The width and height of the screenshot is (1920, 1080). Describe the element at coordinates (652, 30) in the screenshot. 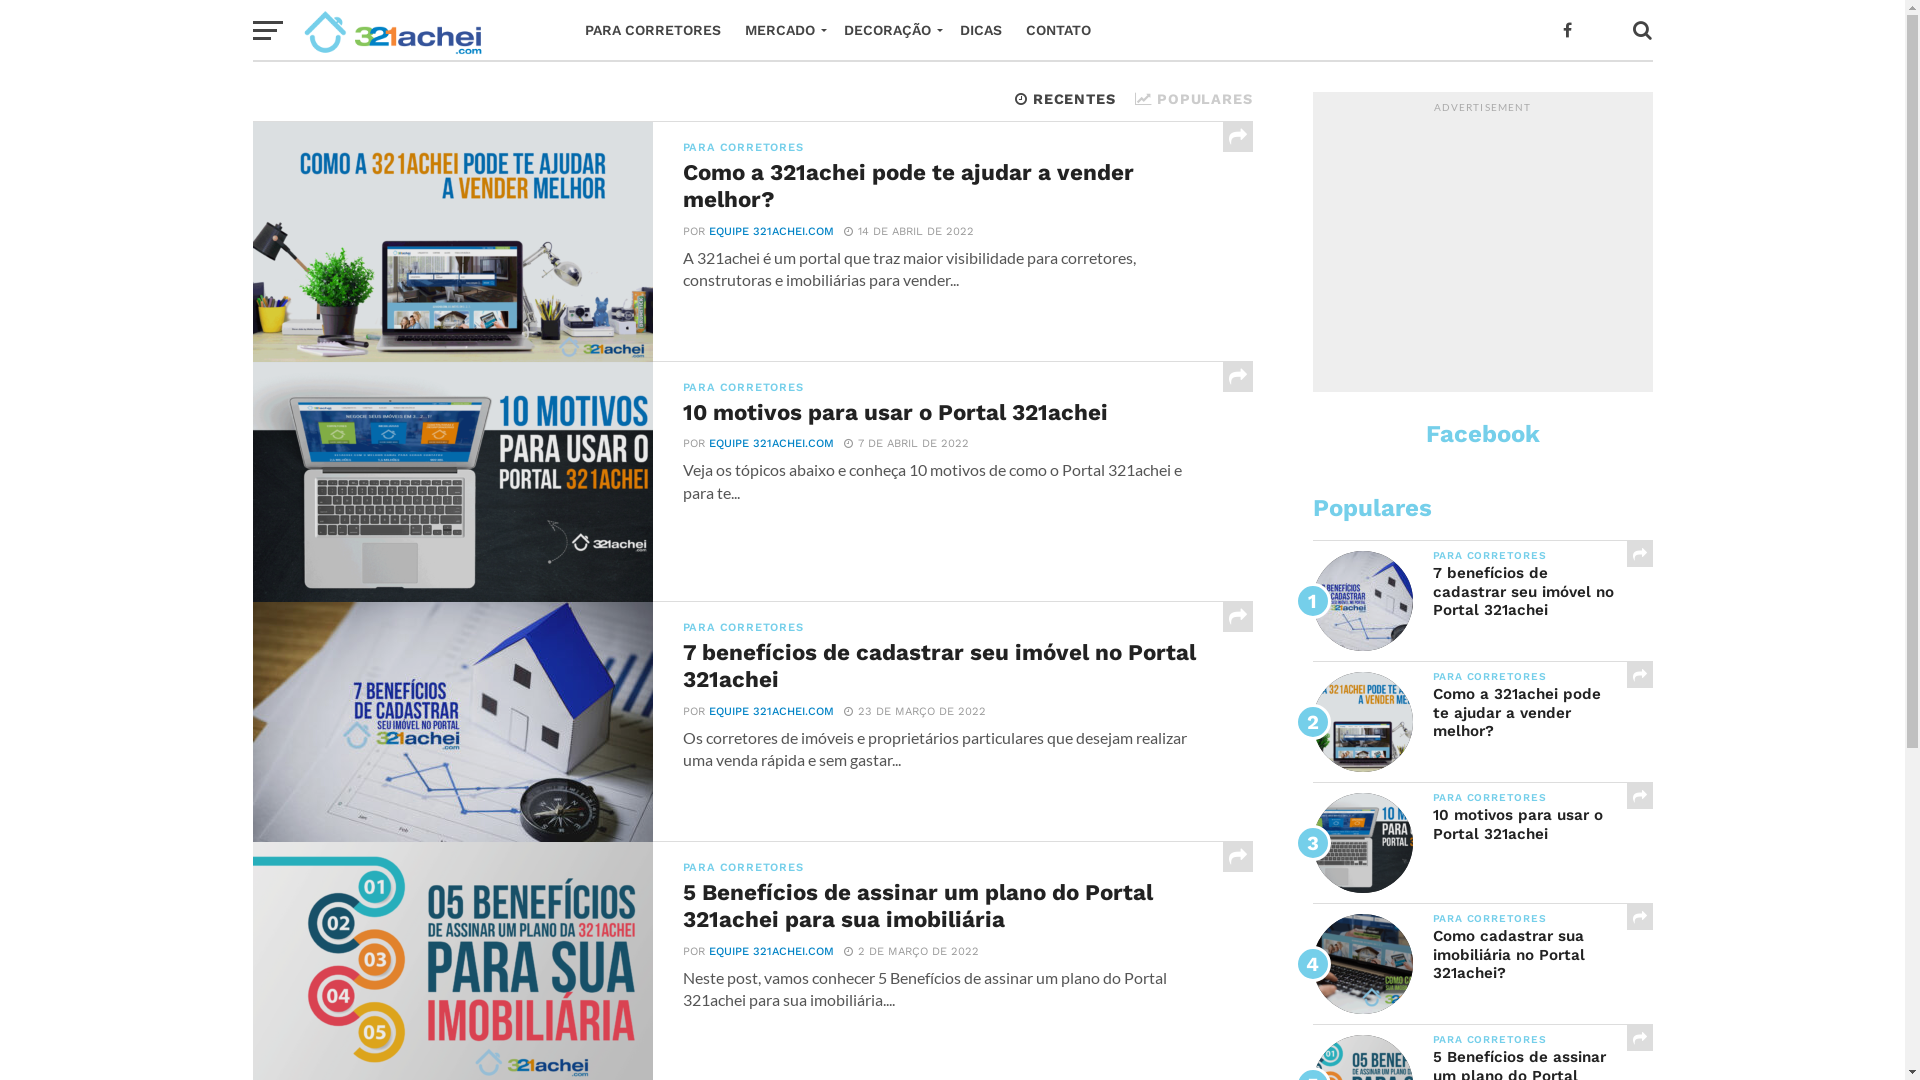

I see `'PARA CORRETORES'` at that location.